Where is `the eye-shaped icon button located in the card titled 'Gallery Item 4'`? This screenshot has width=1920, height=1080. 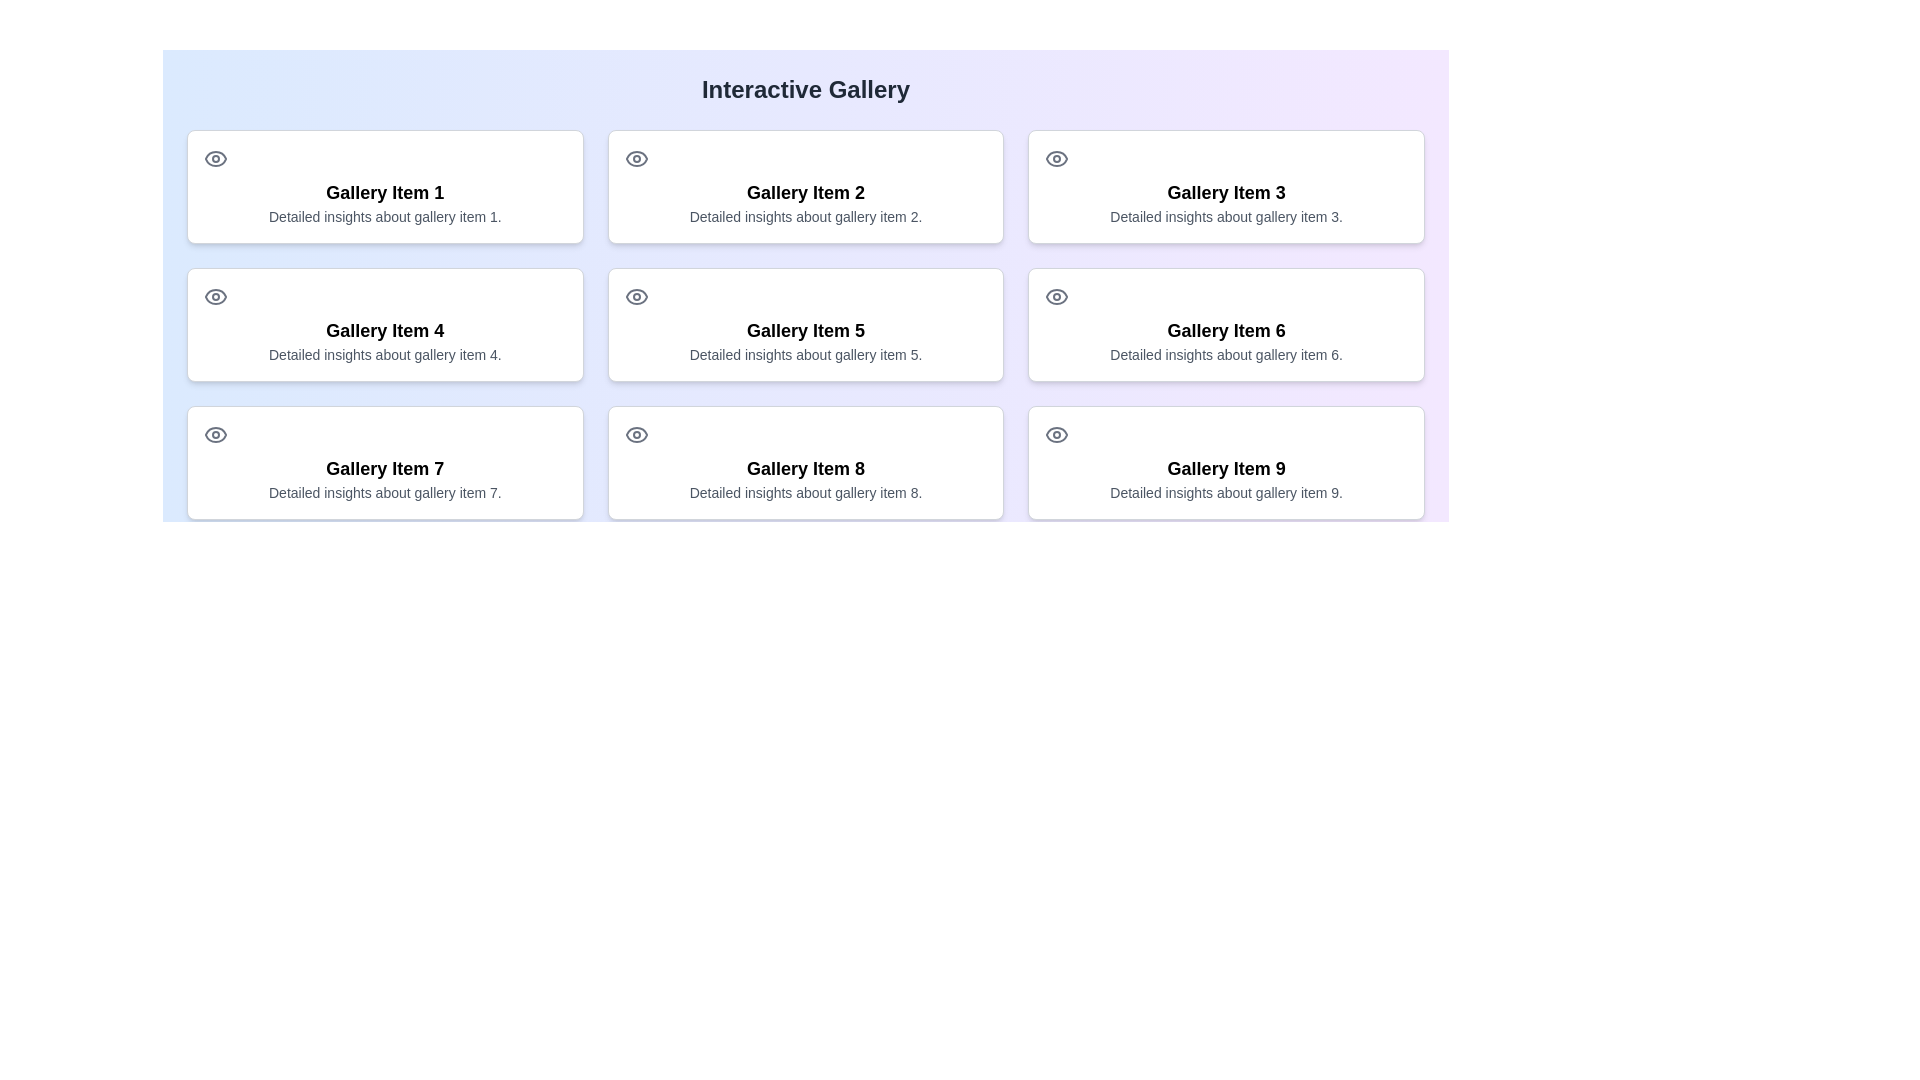
the eye-shaped icon button located in the card titled 'Gallery Item 4' is located at coordinates (216, 297).